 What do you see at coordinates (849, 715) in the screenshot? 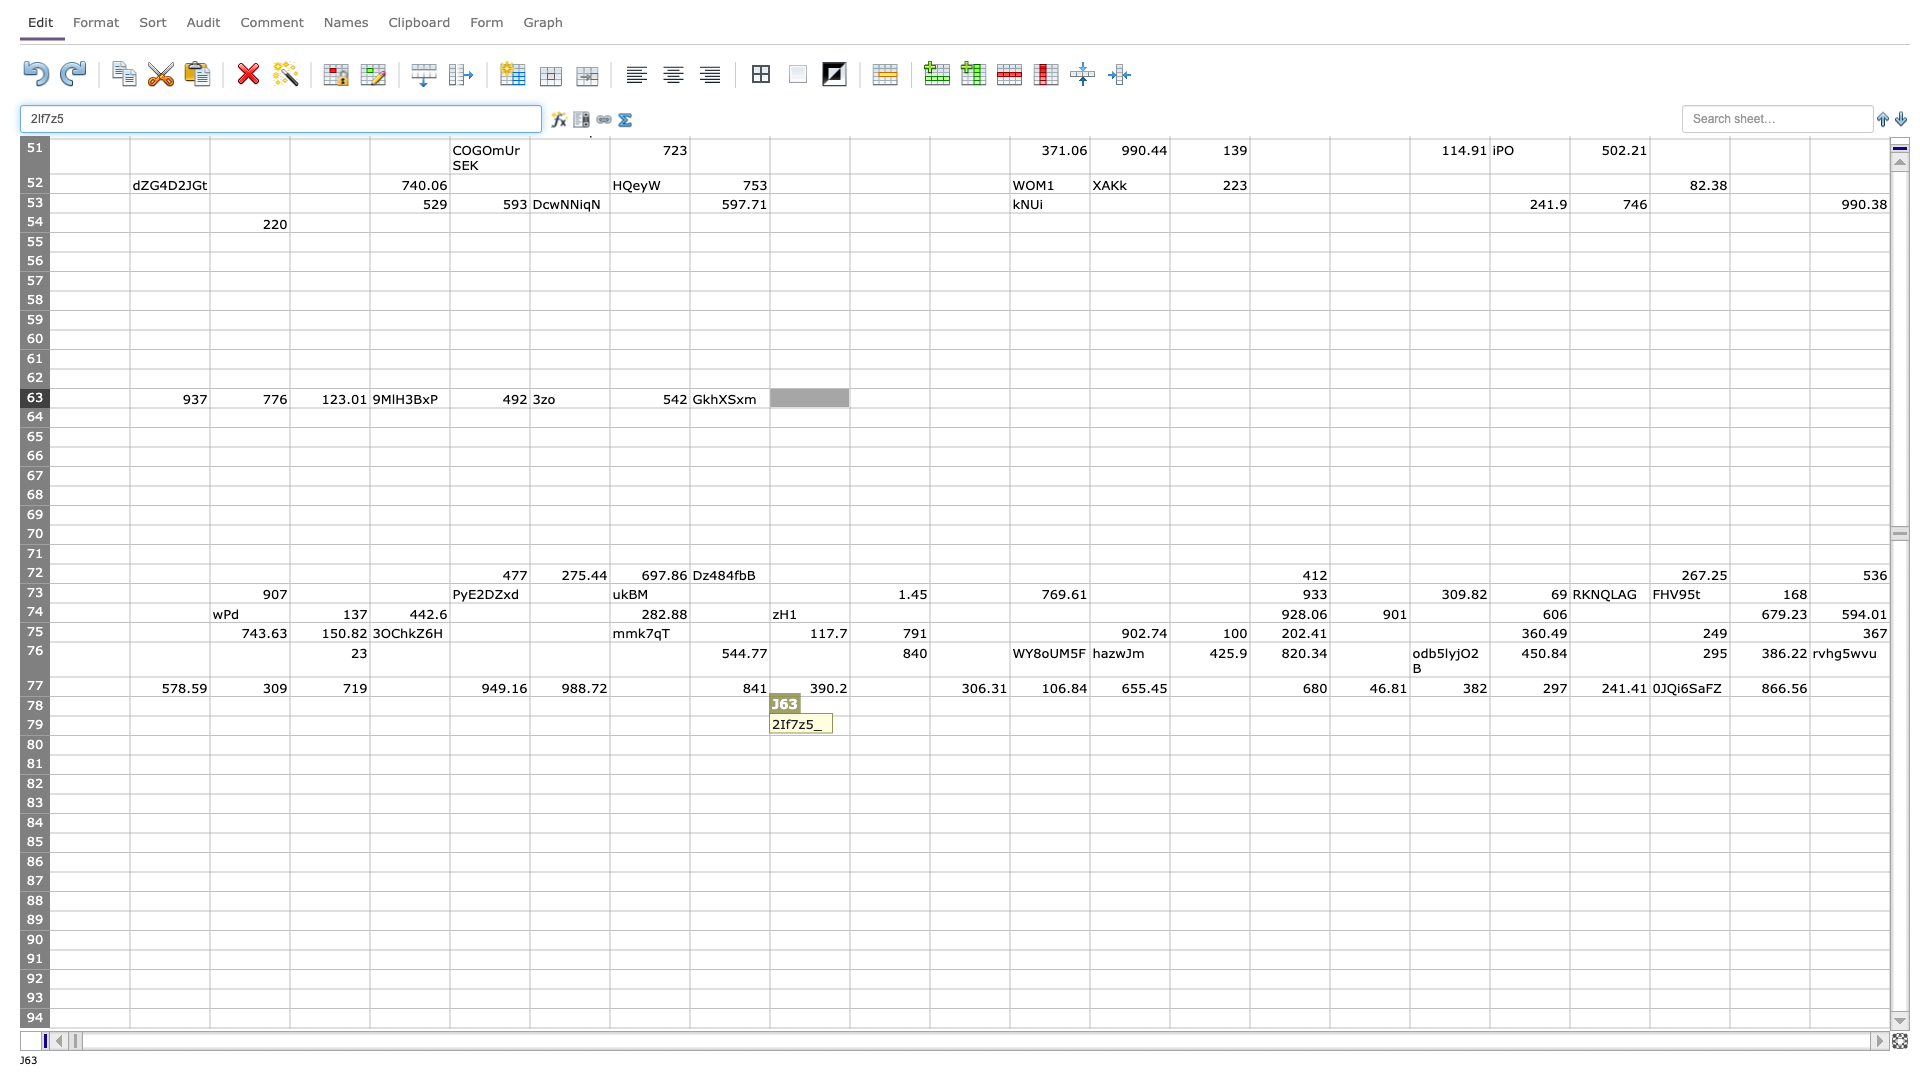
I see `Top left corner of cell K-79` at bounding box center [849, 715].